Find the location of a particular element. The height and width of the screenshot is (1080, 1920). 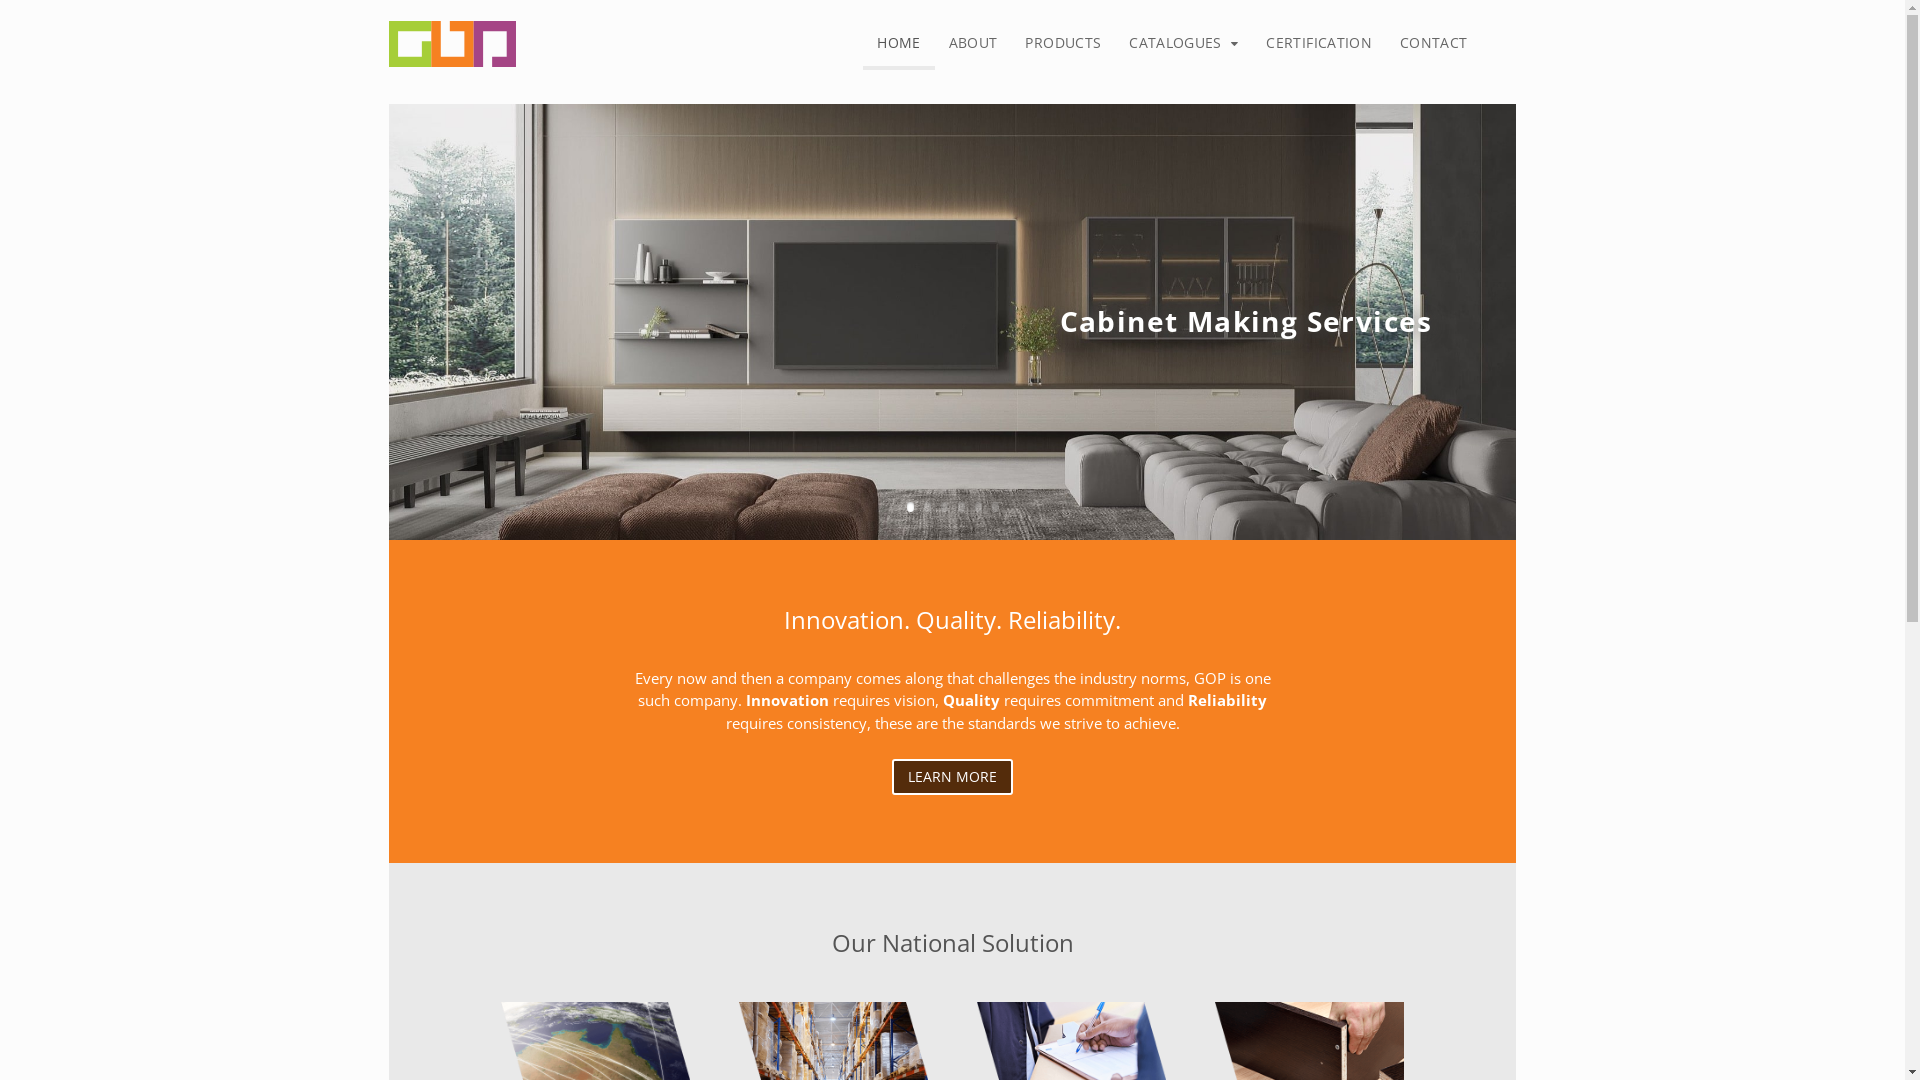

'4' is located at coordinates (961, 505).